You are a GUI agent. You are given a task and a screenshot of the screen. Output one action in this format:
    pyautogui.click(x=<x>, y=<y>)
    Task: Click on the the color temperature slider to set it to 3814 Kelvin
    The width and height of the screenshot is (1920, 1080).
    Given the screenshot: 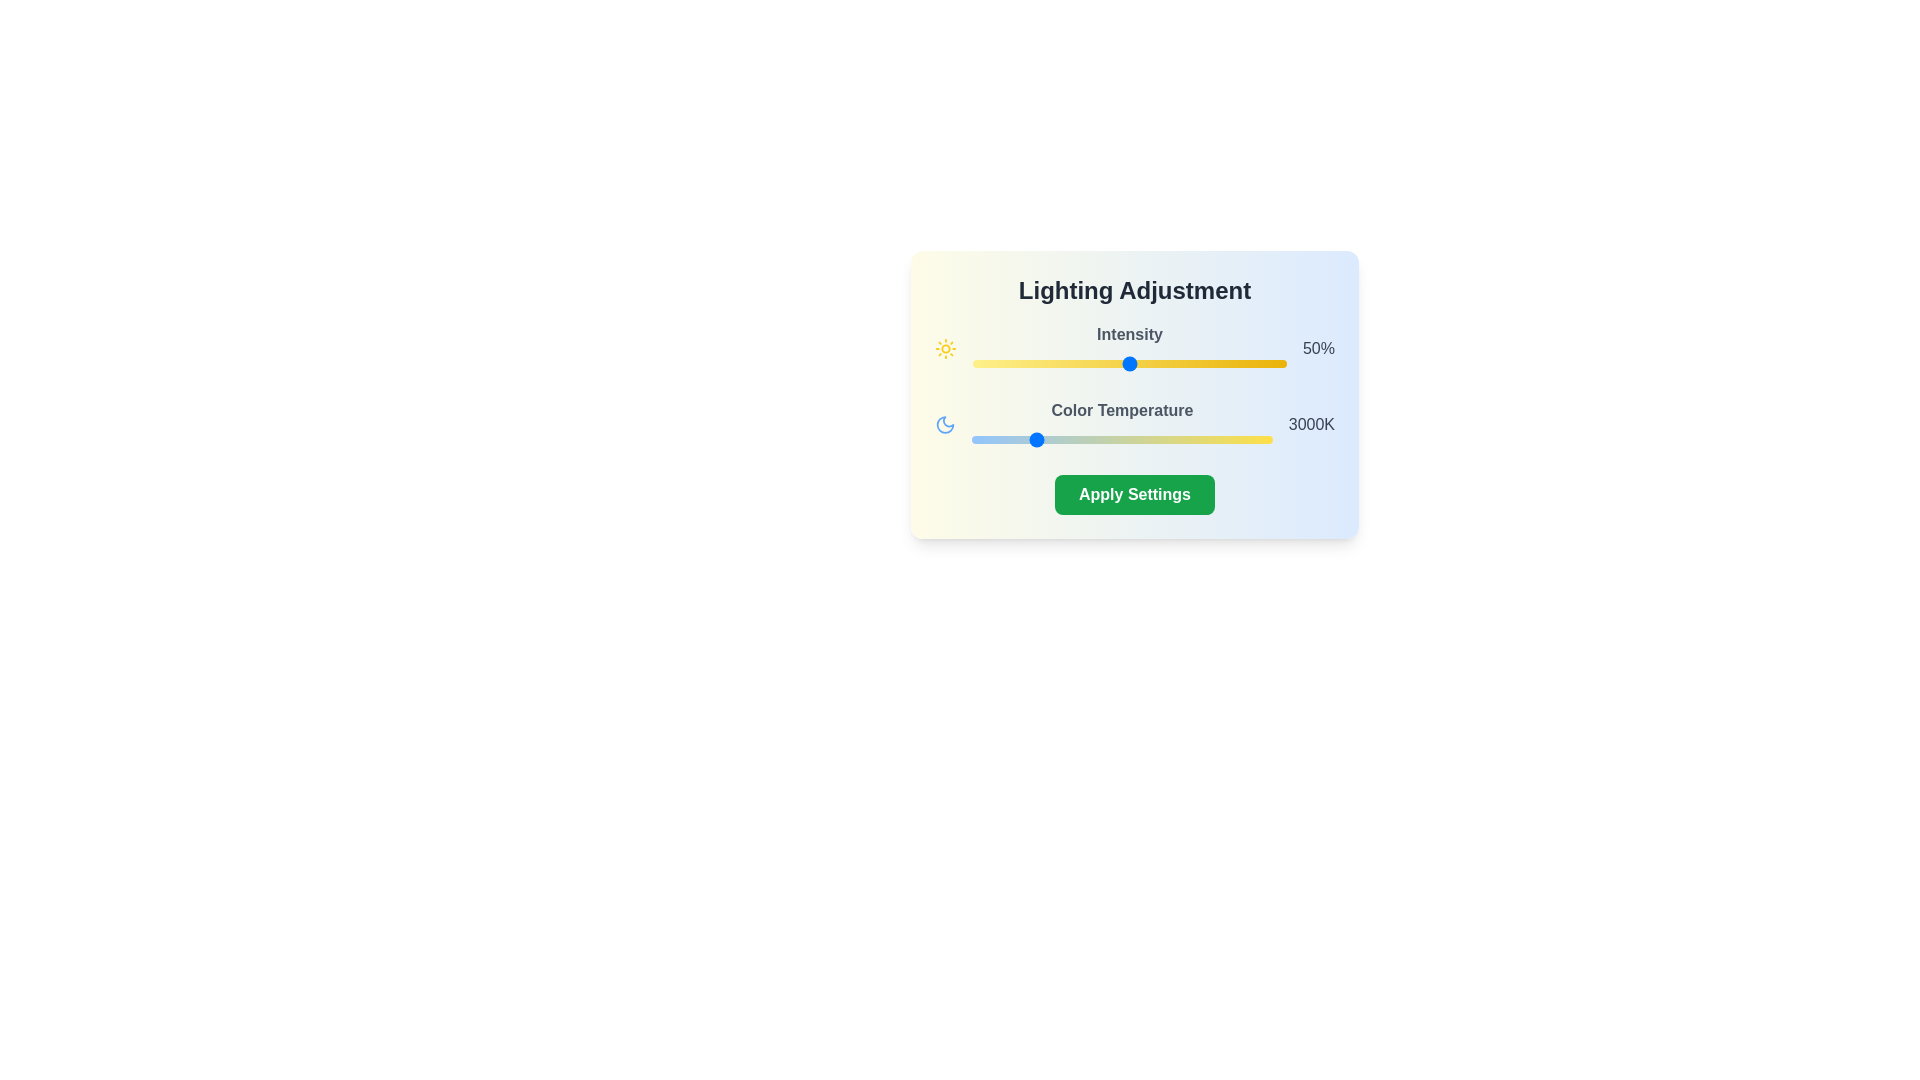 What is the action you would take?
    pyautogui.click(x=1079, y=438)
    